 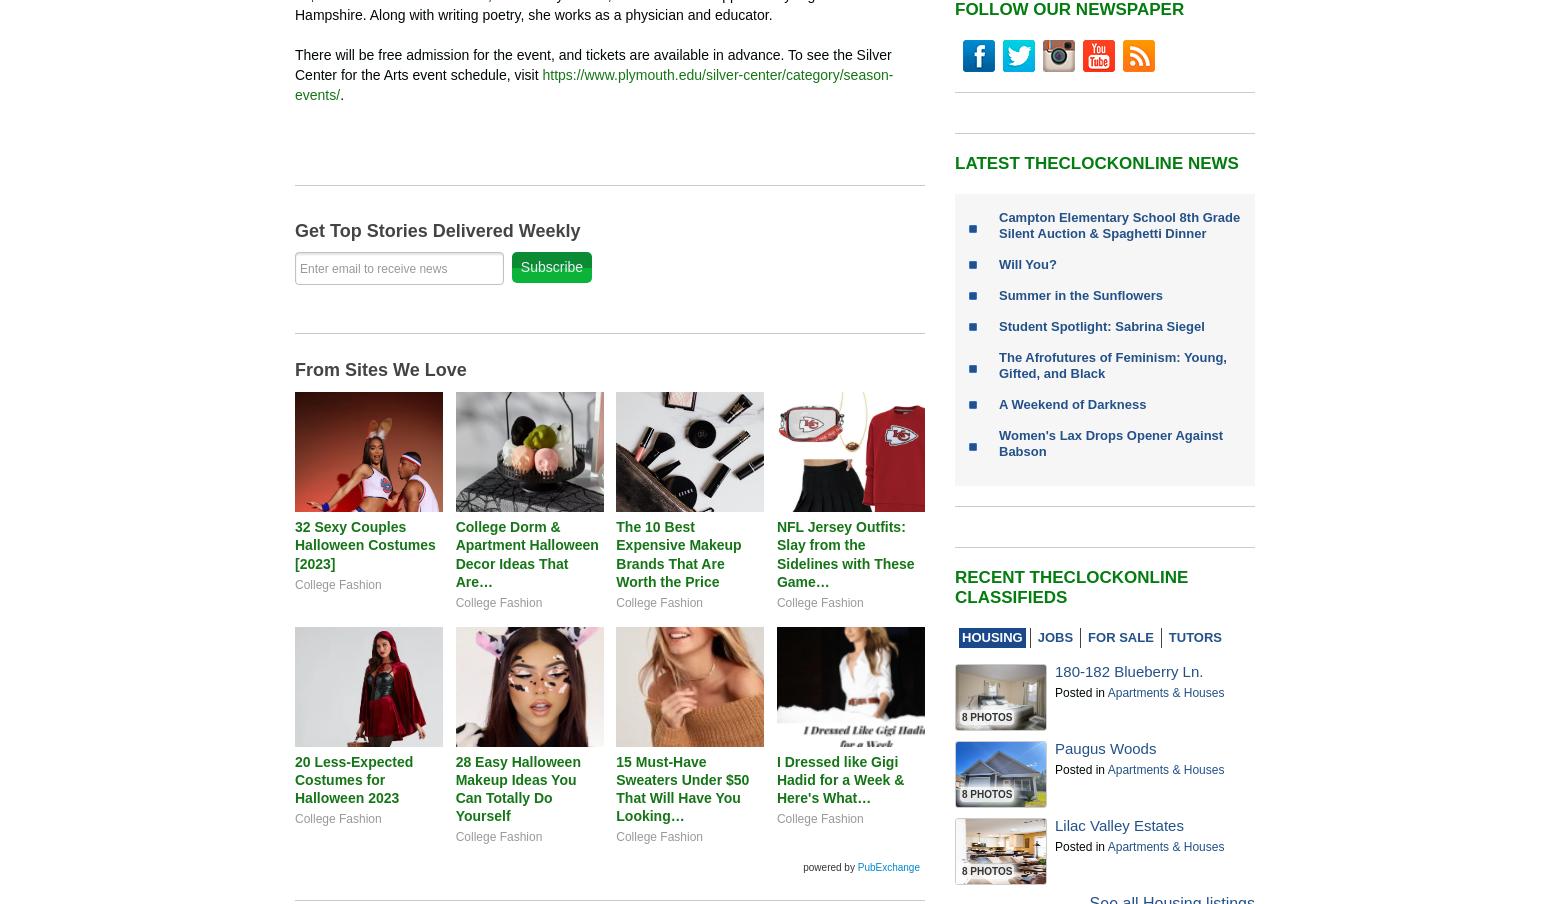 I want to click on 'PubExchange', so click(x=888, y=866).